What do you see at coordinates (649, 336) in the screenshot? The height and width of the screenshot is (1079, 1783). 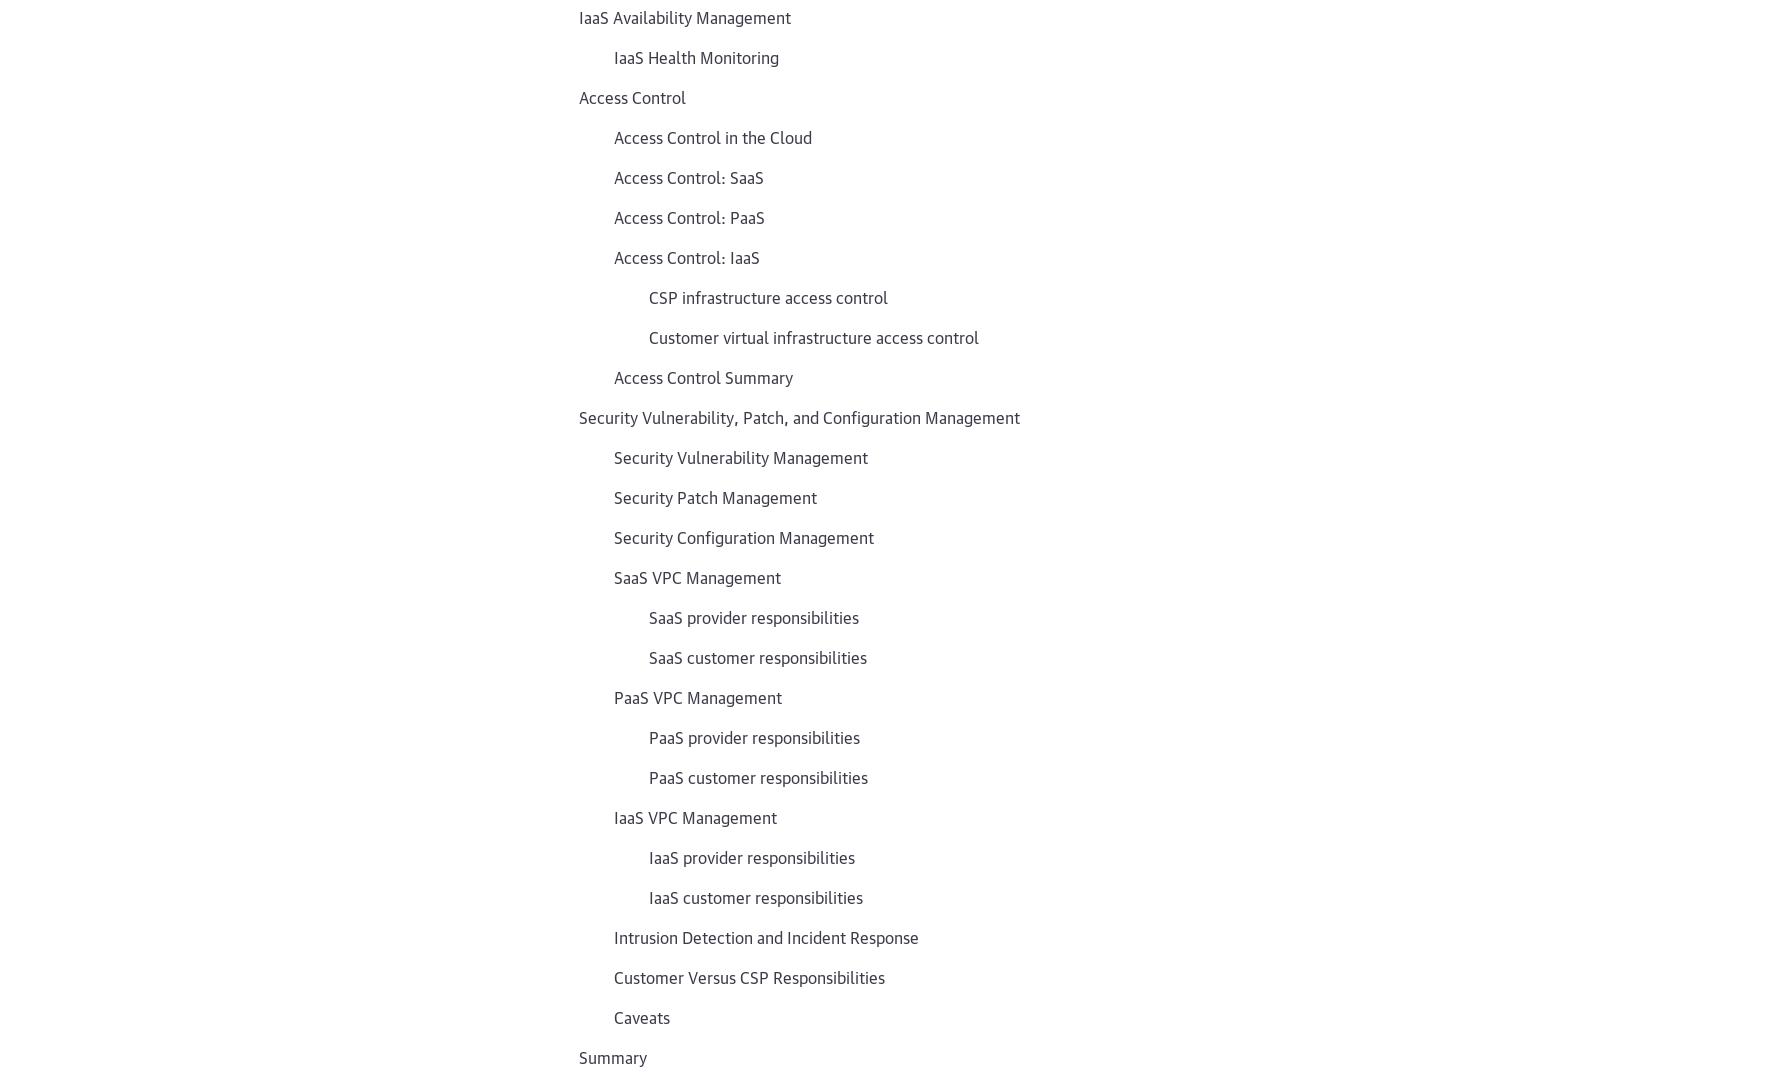 I see `'Customer virtual infrastructure access control'` at bounding box center [649, 336].